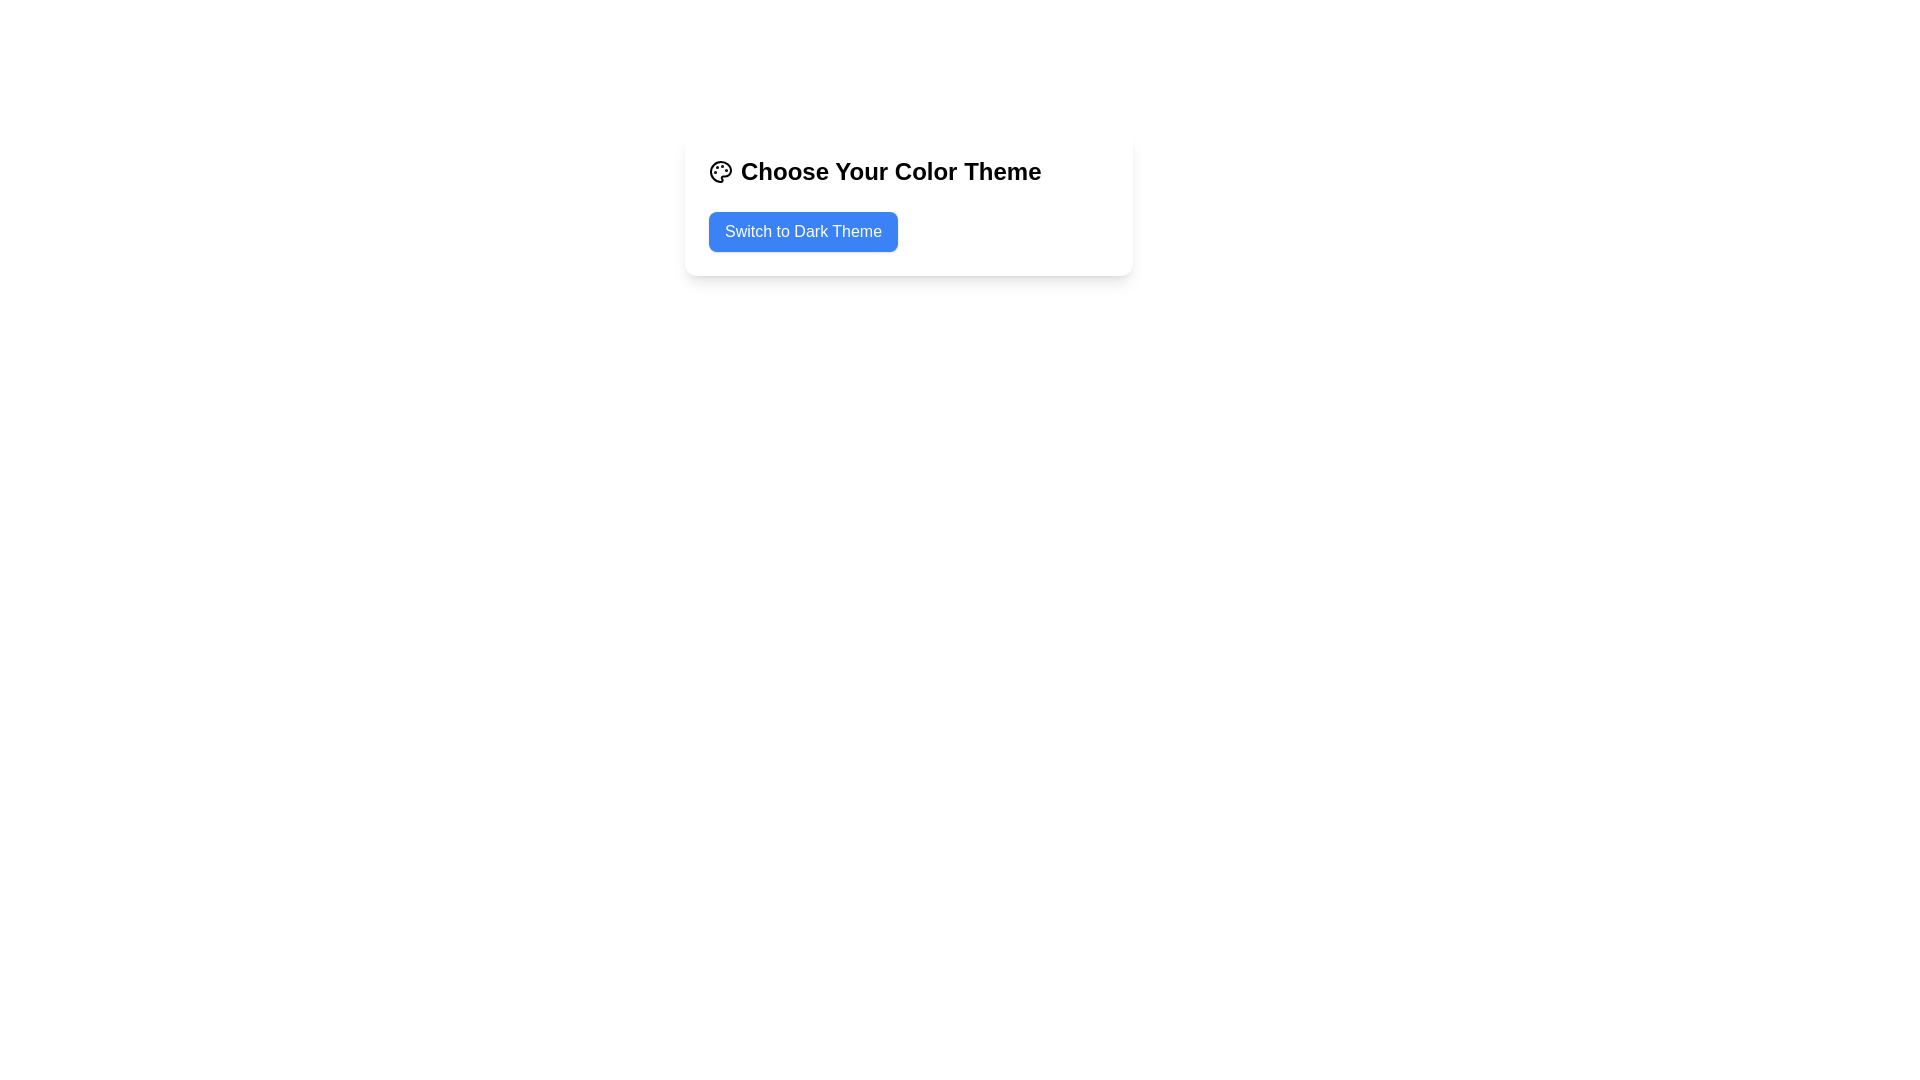  I want to click on the 'Switch to Dark Theme' button to change the theme, so click(803, 230).